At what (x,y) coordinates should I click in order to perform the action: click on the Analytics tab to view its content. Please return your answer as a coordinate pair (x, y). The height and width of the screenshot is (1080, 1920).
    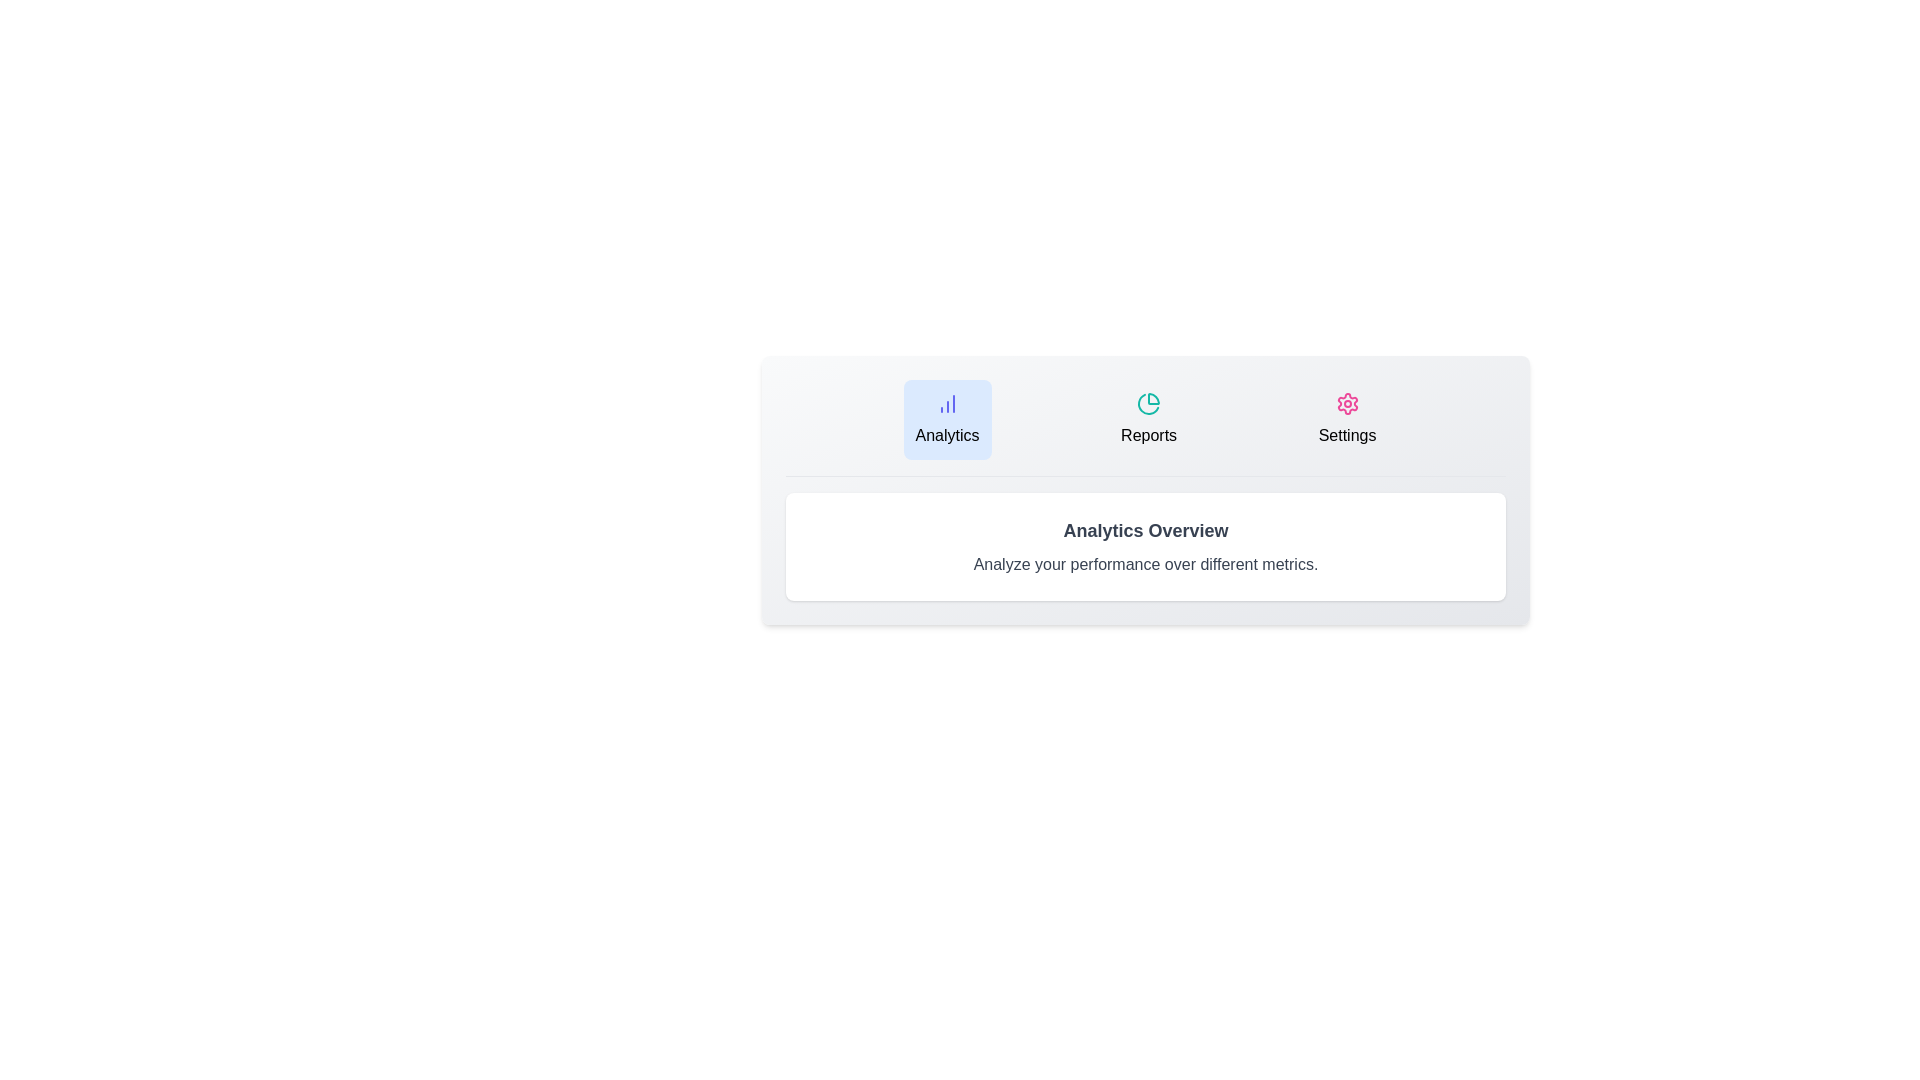
    Looking at the image, I should click on (945, 419).